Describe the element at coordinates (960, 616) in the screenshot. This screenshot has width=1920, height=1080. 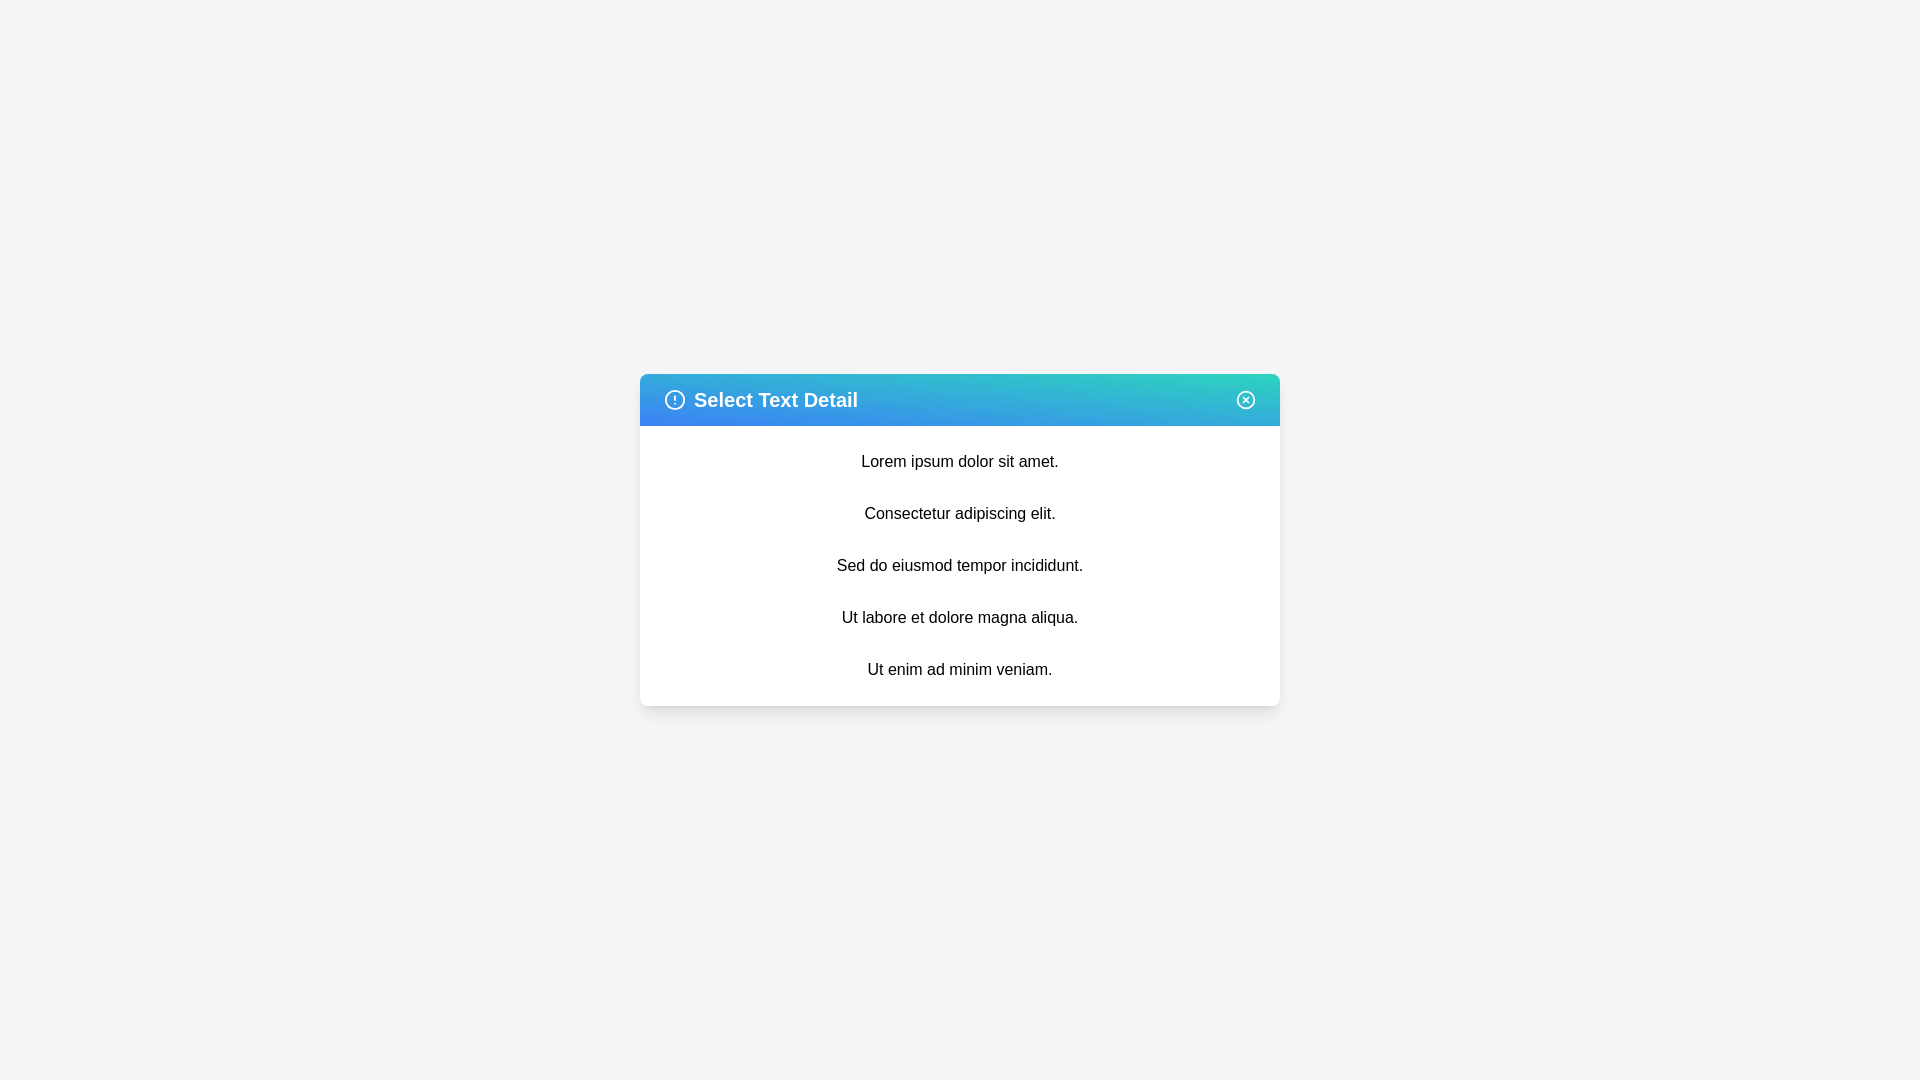
I see `the text item 'Ut labore et dolore magna aliqua.'` at that location.